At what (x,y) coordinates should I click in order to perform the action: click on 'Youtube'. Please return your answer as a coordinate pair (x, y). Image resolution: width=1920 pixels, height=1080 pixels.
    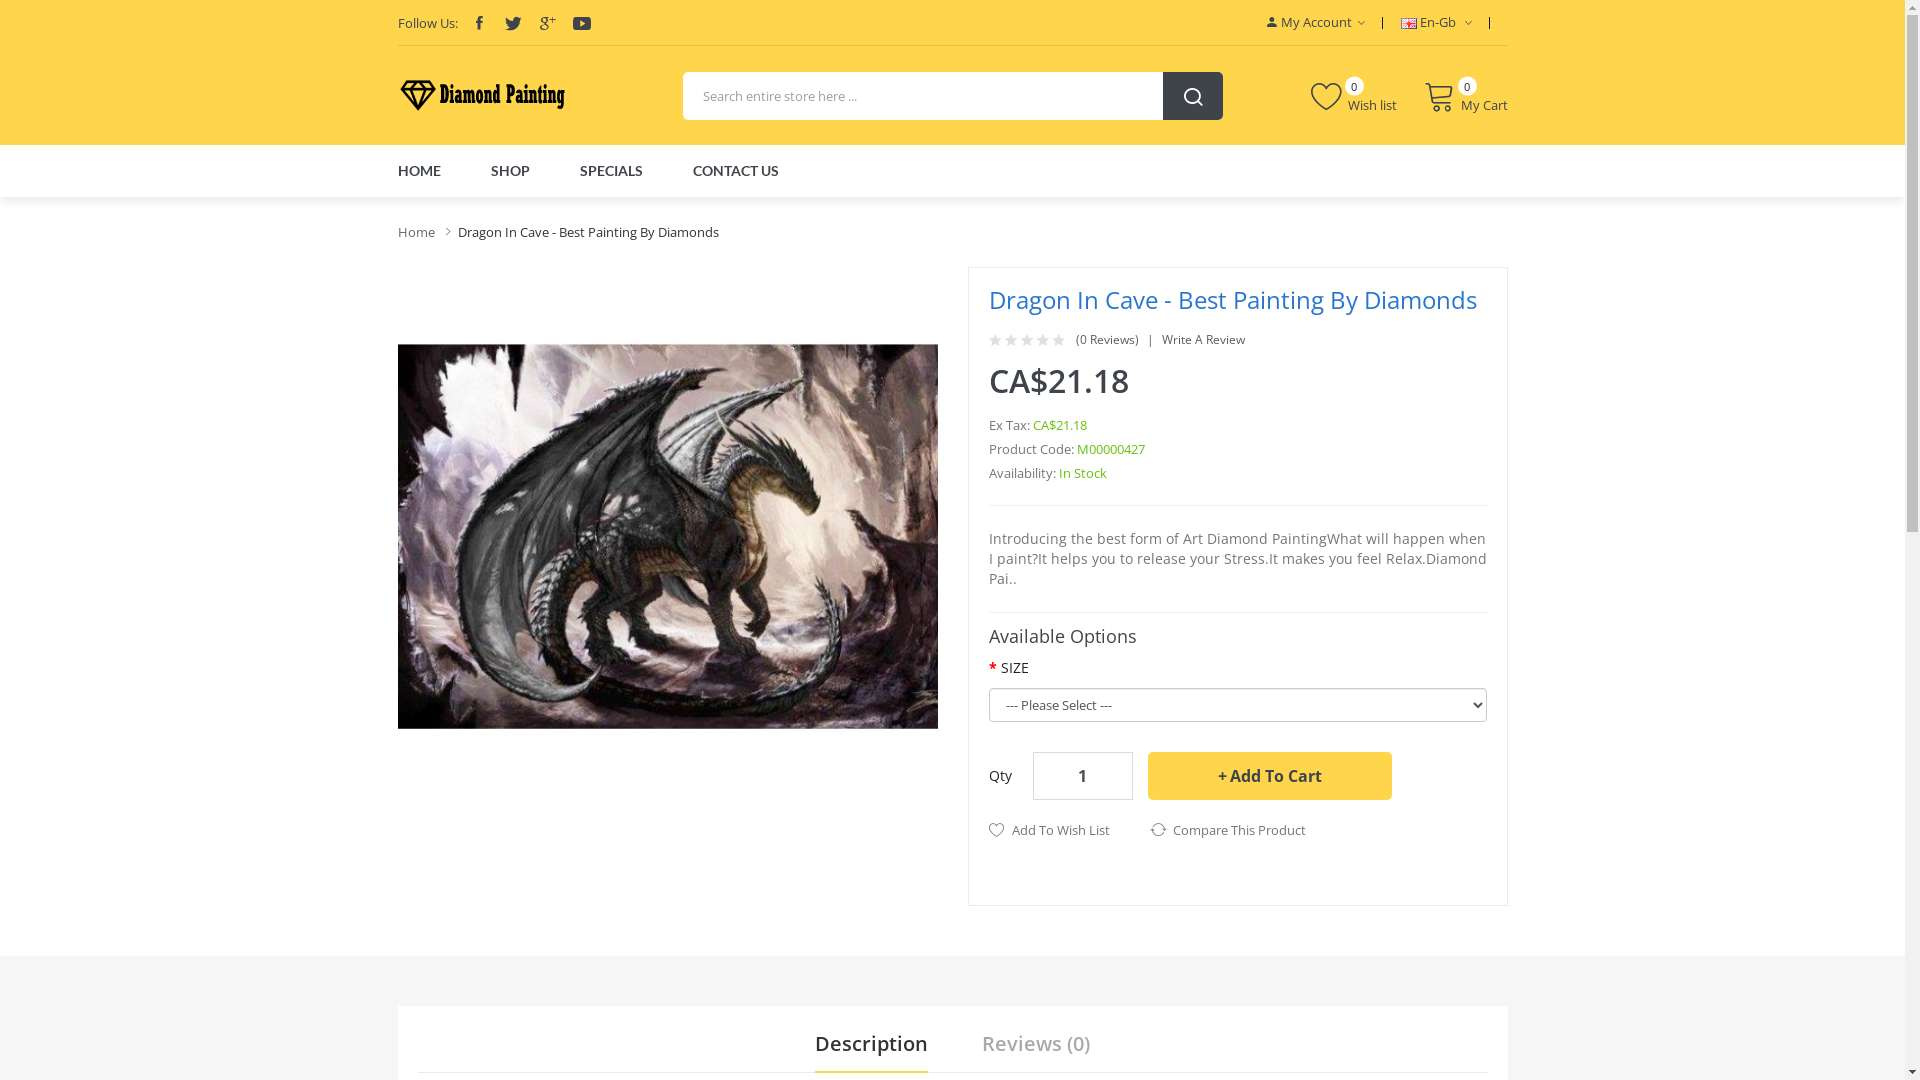
    Looking at the image, I should click on (579, 23).